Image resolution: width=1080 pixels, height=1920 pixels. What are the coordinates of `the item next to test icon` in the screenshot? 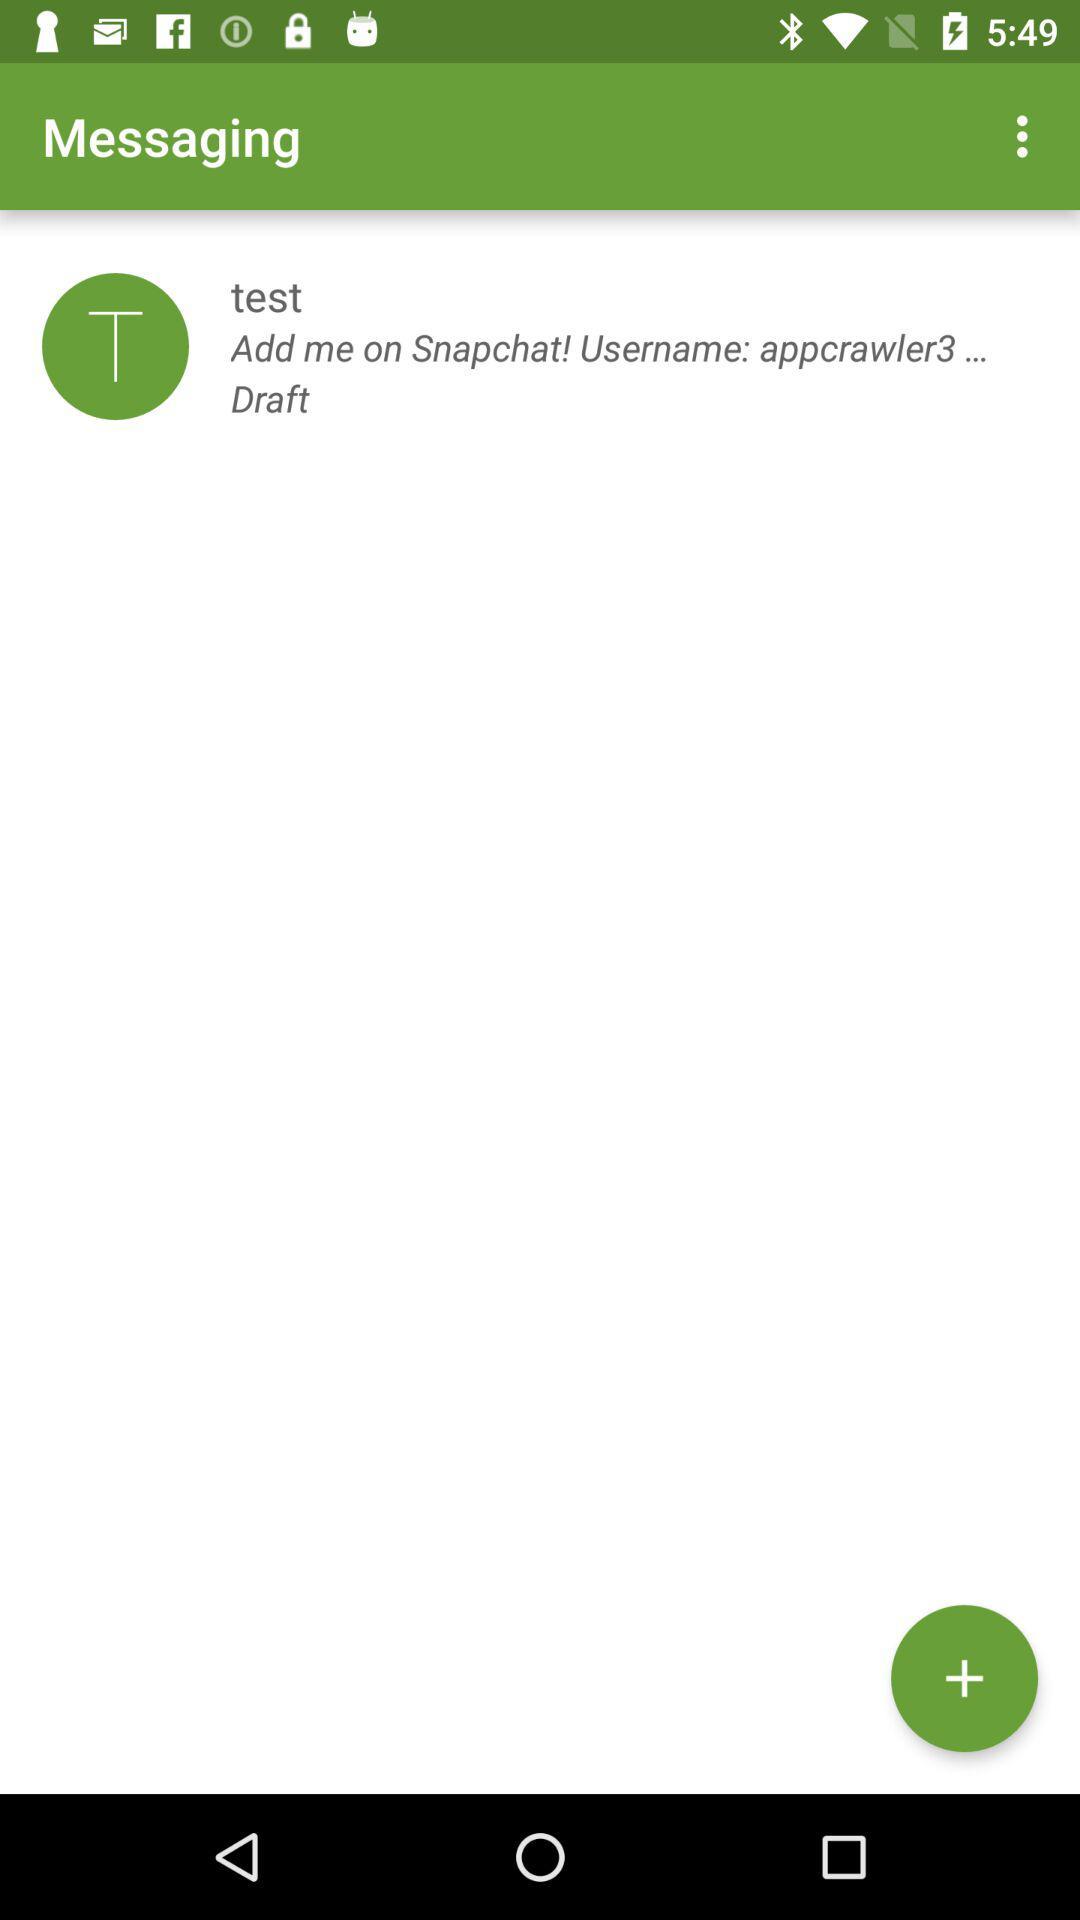 It's located at (115, 346).